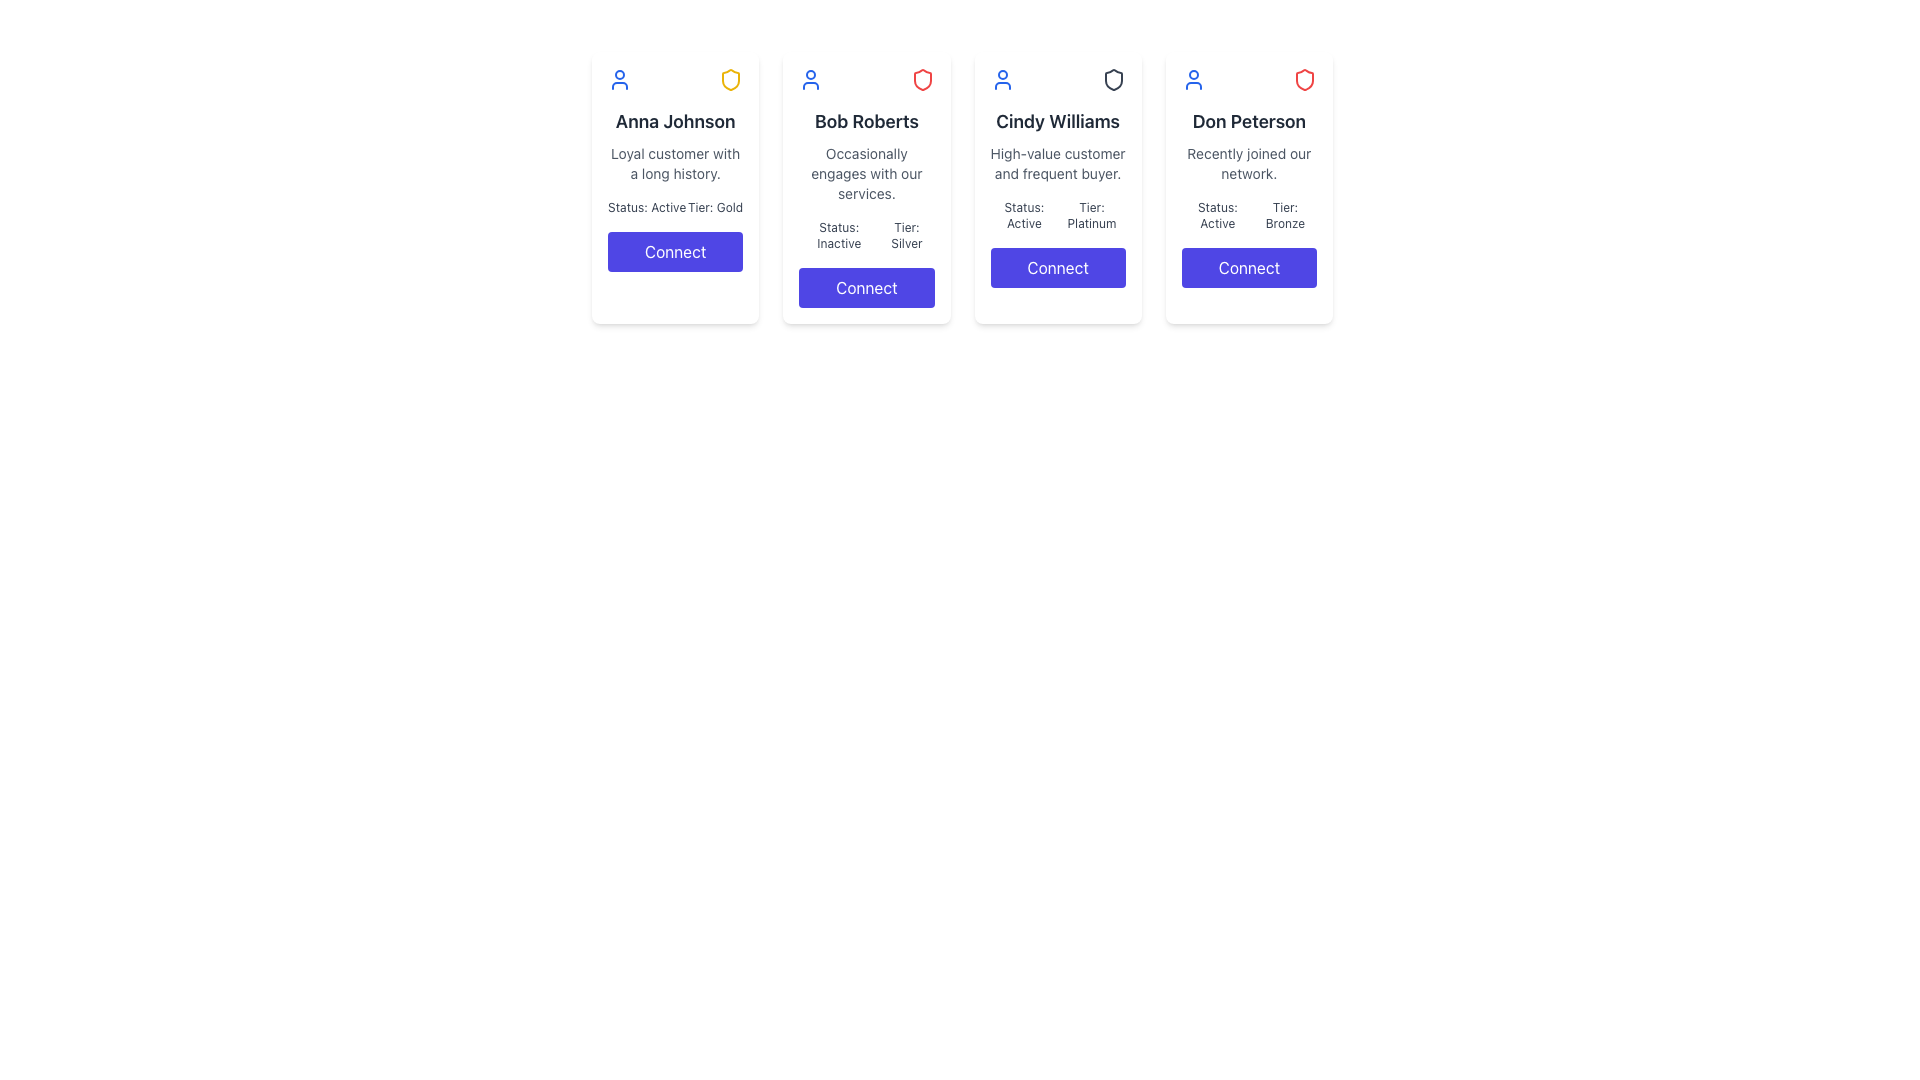 The height and width of the screenshot is (1080, 1920). Describe the element at coordinates (730, 79) in the screenshot. I see `the yellow shield icon located in the header section of Anna Johnson's card interface` at that location.